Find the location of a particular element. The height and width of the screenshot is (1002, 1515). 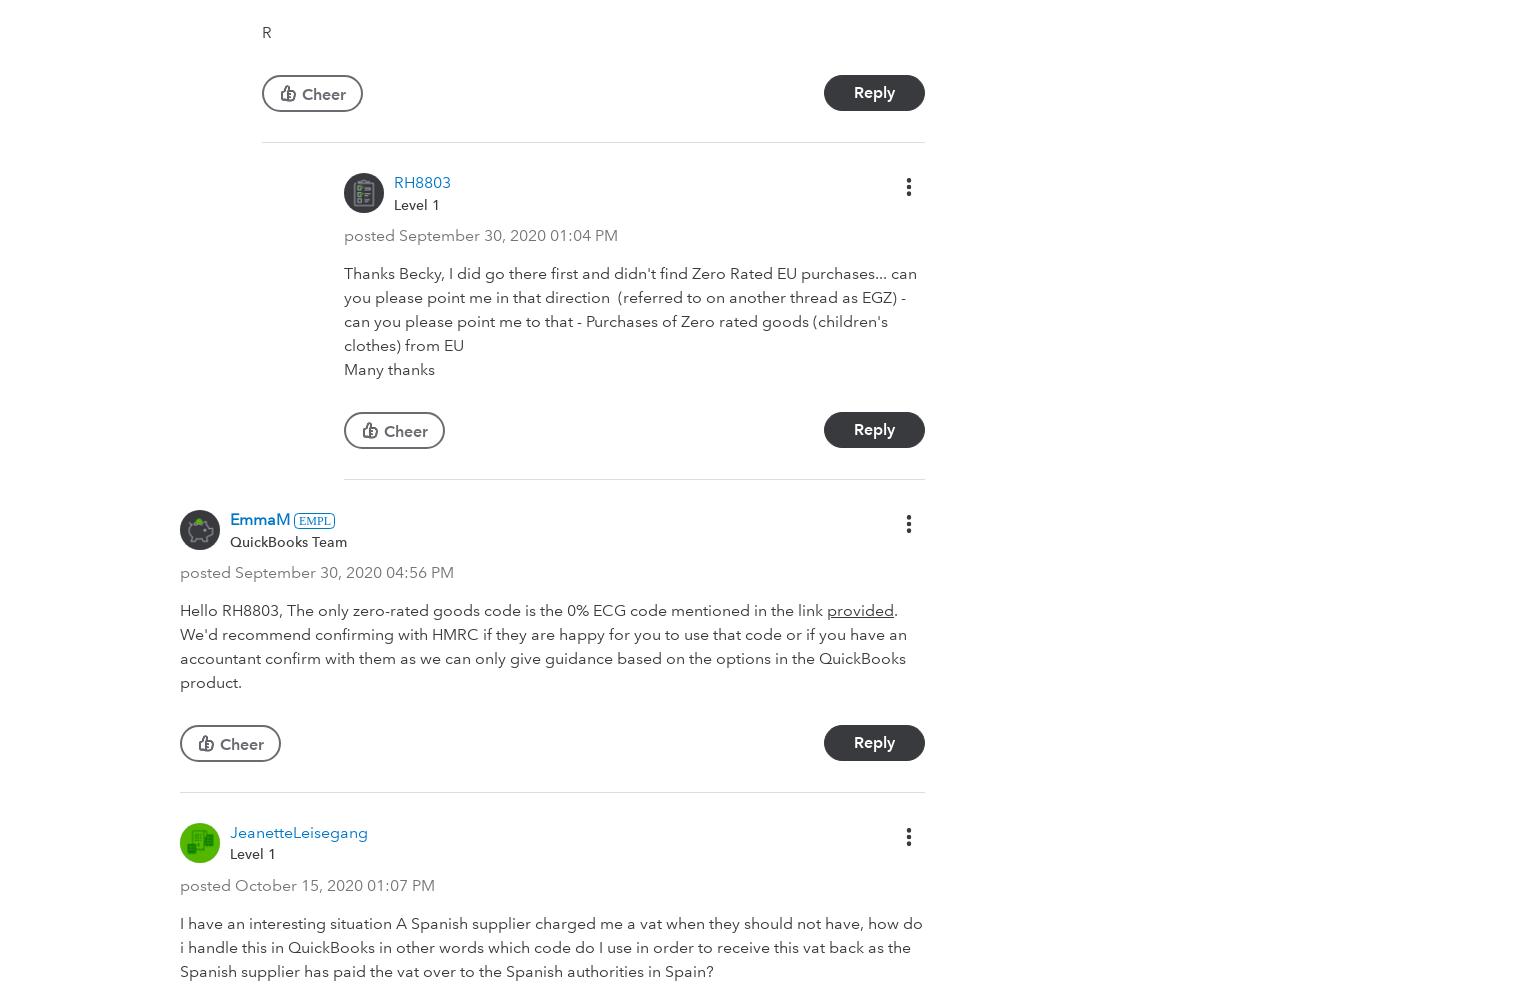

'‎October 15, 2020' is located at coordinates (299, 885).